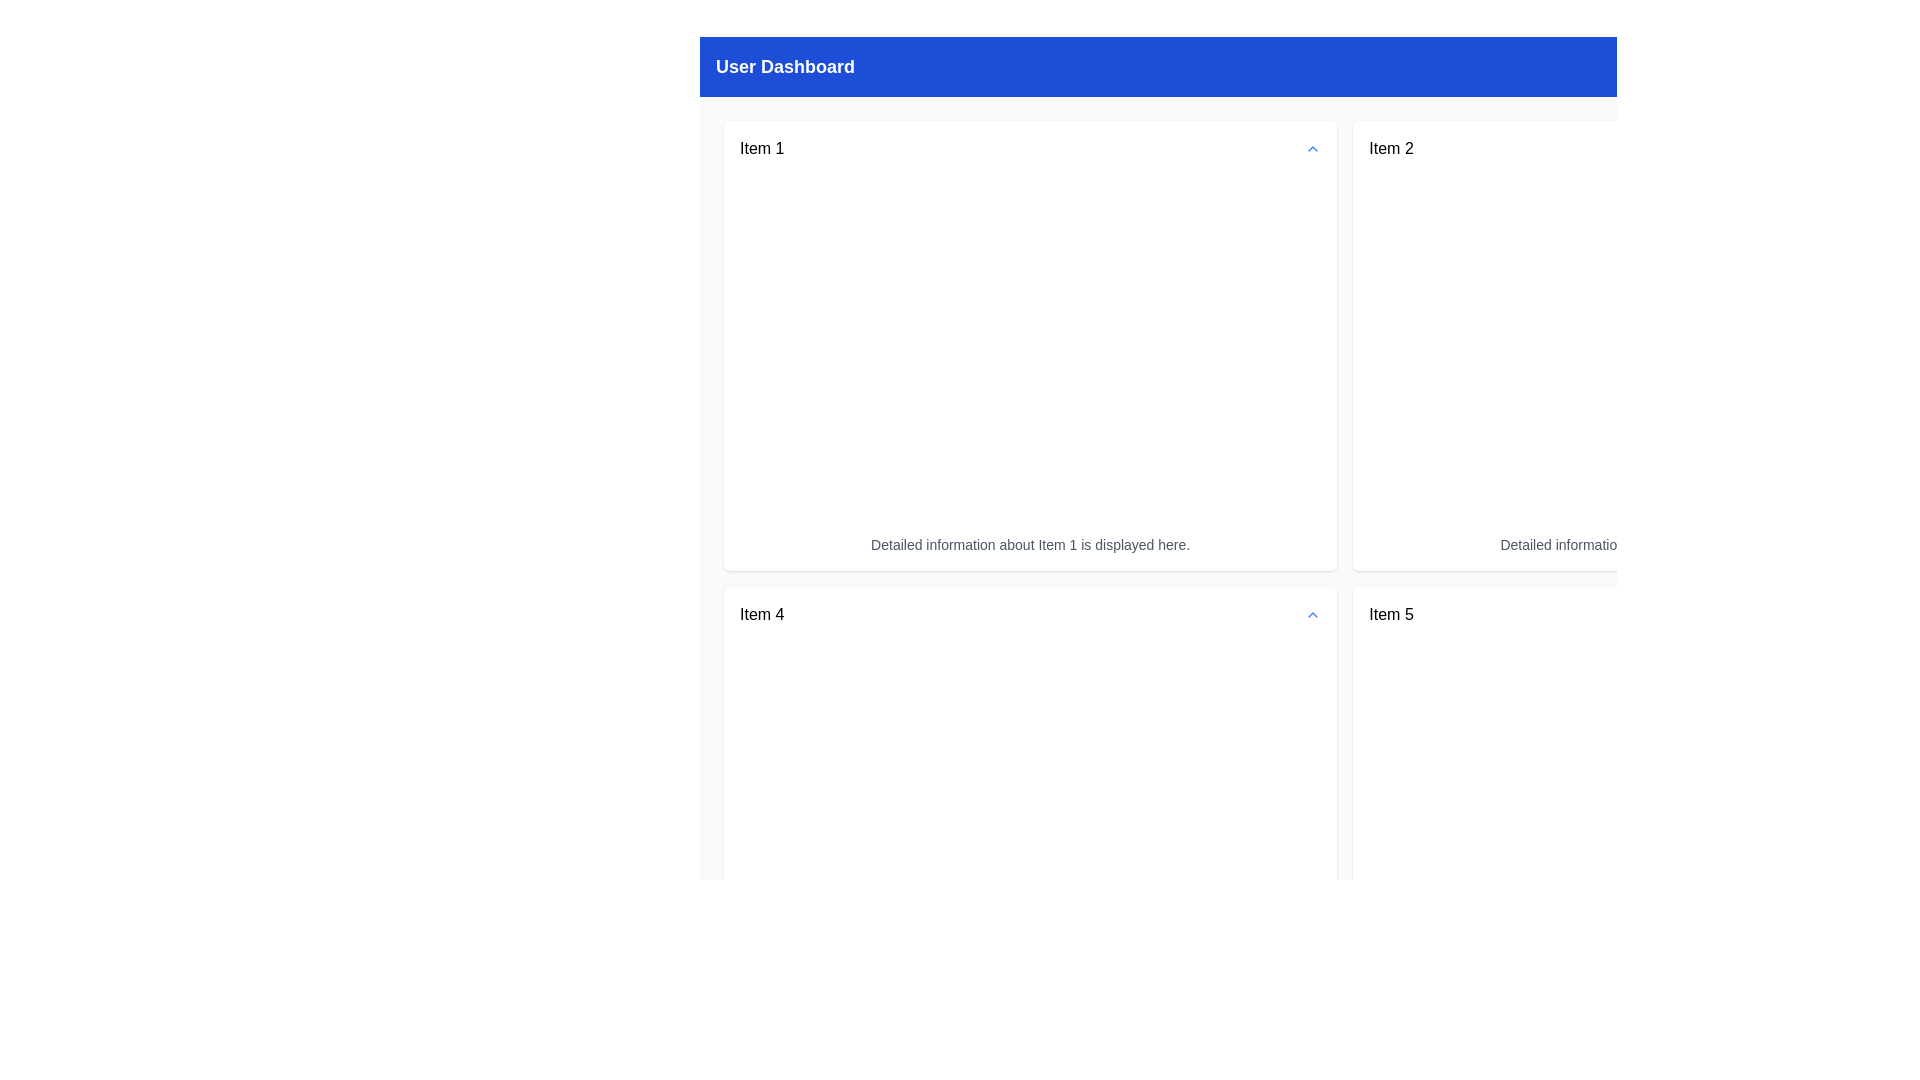 This screenshot has height=1080, width=1920. What do you see at coordinates (1390, 148) in the screenshot?
I see `the text label 'Item 2', which is located in the upper-right quadrant of the interface and serves to identify content related to this item` at bounding box center [1390, 148].